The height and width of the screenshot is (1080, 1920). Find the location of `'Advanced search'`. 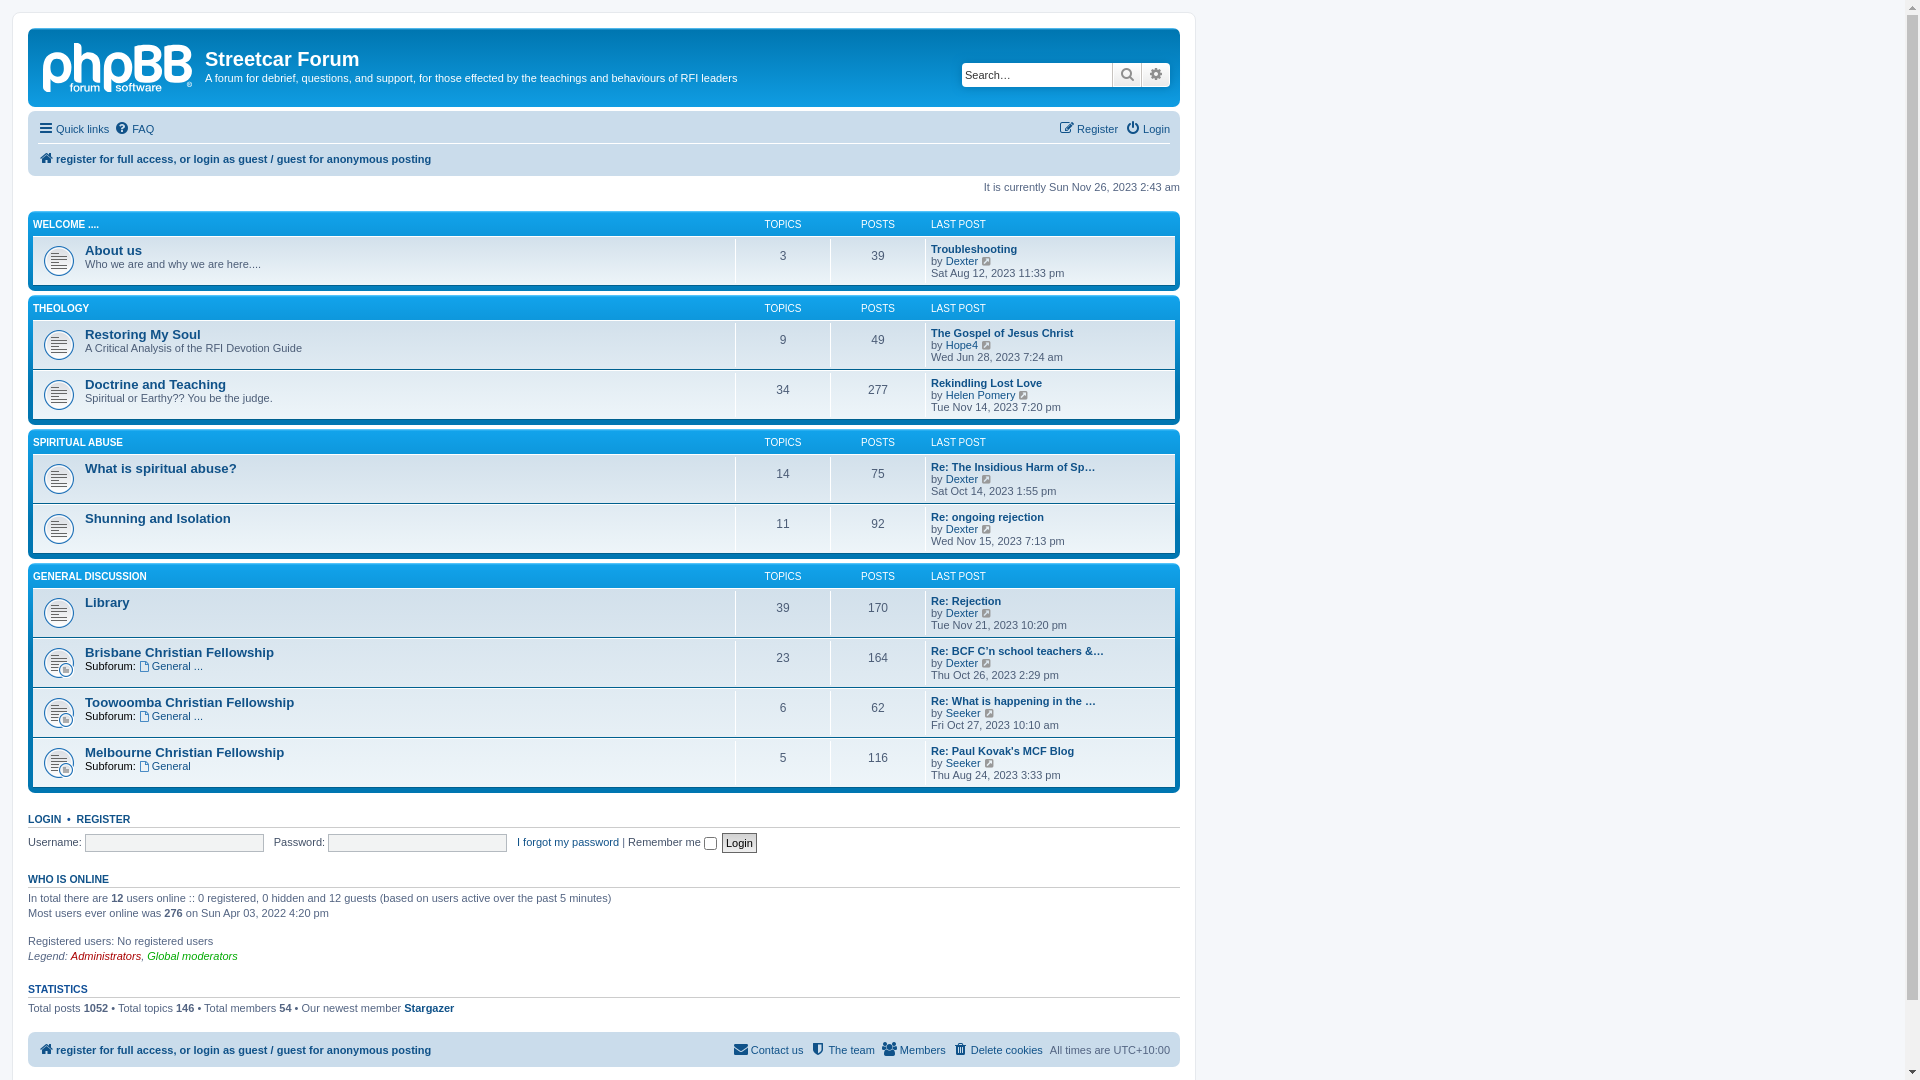

'Advanced search' is located at coordinates (1156, 73).